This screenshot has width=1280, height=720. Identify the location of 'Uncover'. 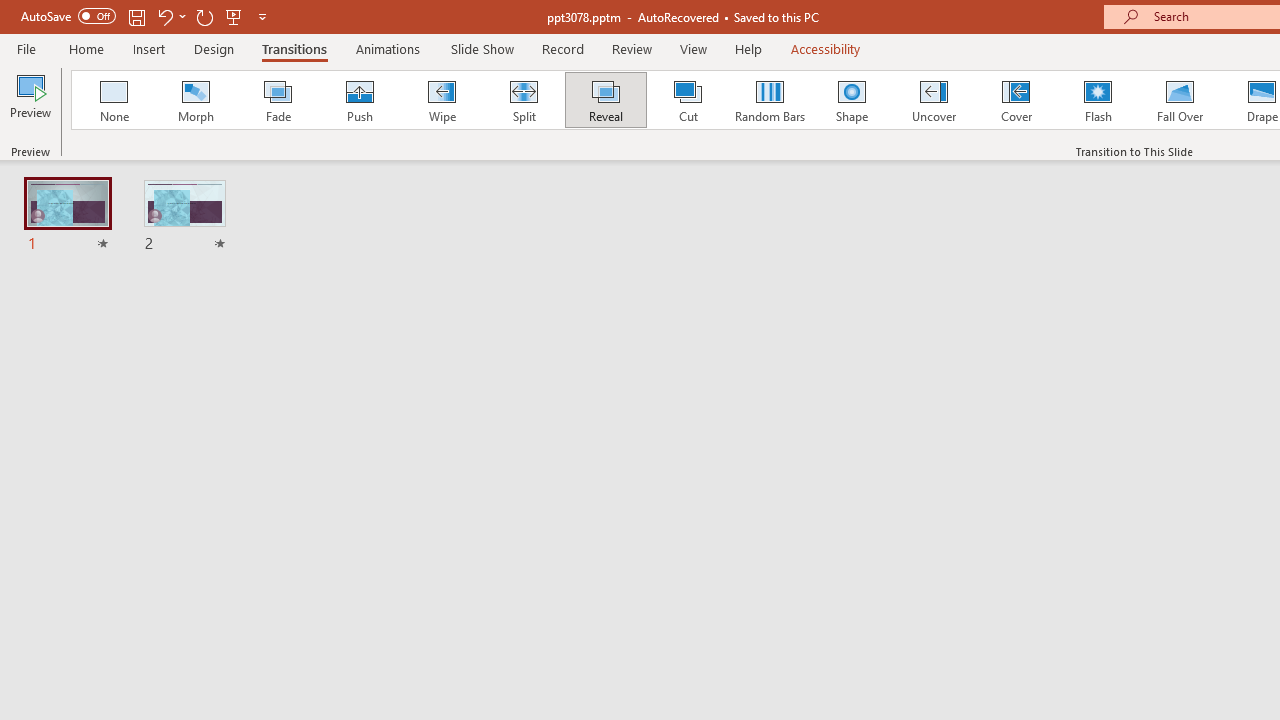
(933, 100).